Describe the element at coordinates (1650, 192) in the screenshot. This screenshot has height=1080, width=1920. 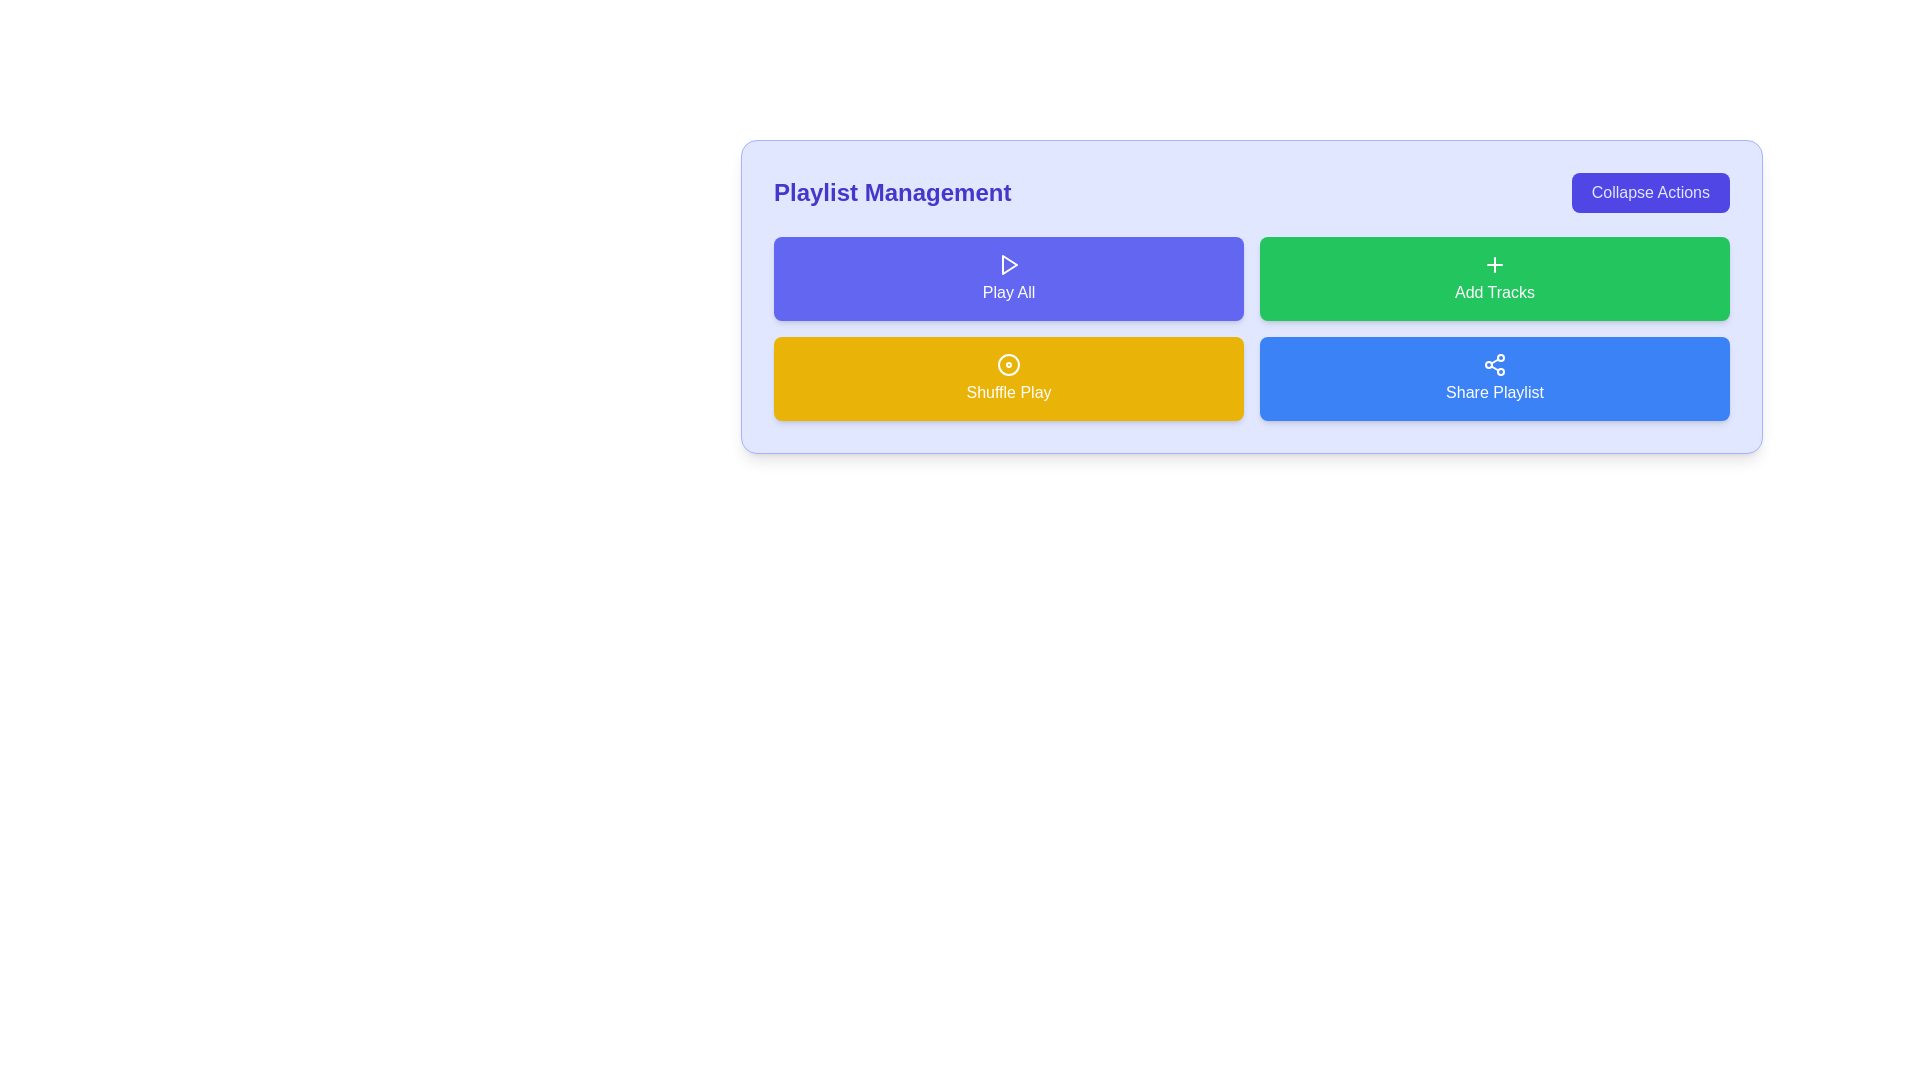
I see `the button located in the top-right corner of the 'Playlist Management' section` at that location.